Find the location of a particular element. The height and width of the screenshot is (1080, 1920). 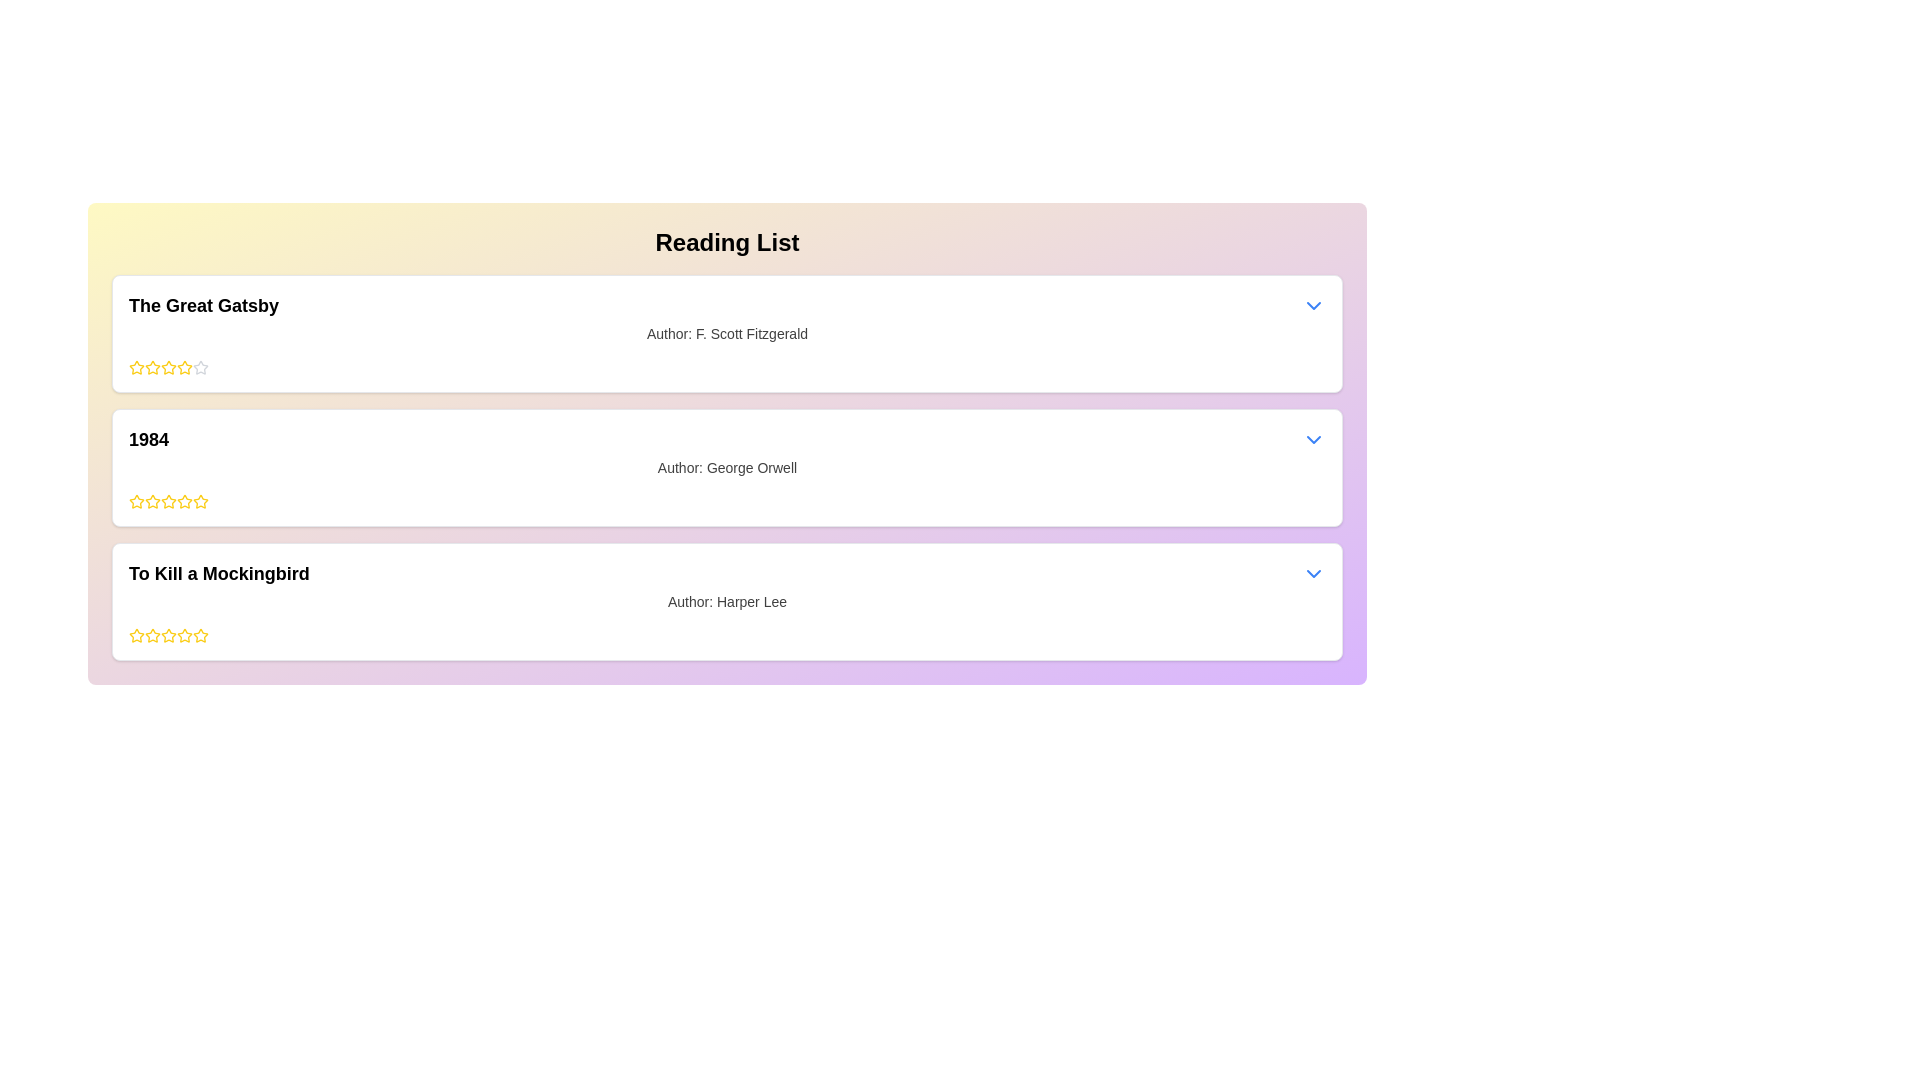

the third star icon in the 5-star rating system under the '1984' heading in the 'Reading List' to rate it is located at coordinates (152, 500).